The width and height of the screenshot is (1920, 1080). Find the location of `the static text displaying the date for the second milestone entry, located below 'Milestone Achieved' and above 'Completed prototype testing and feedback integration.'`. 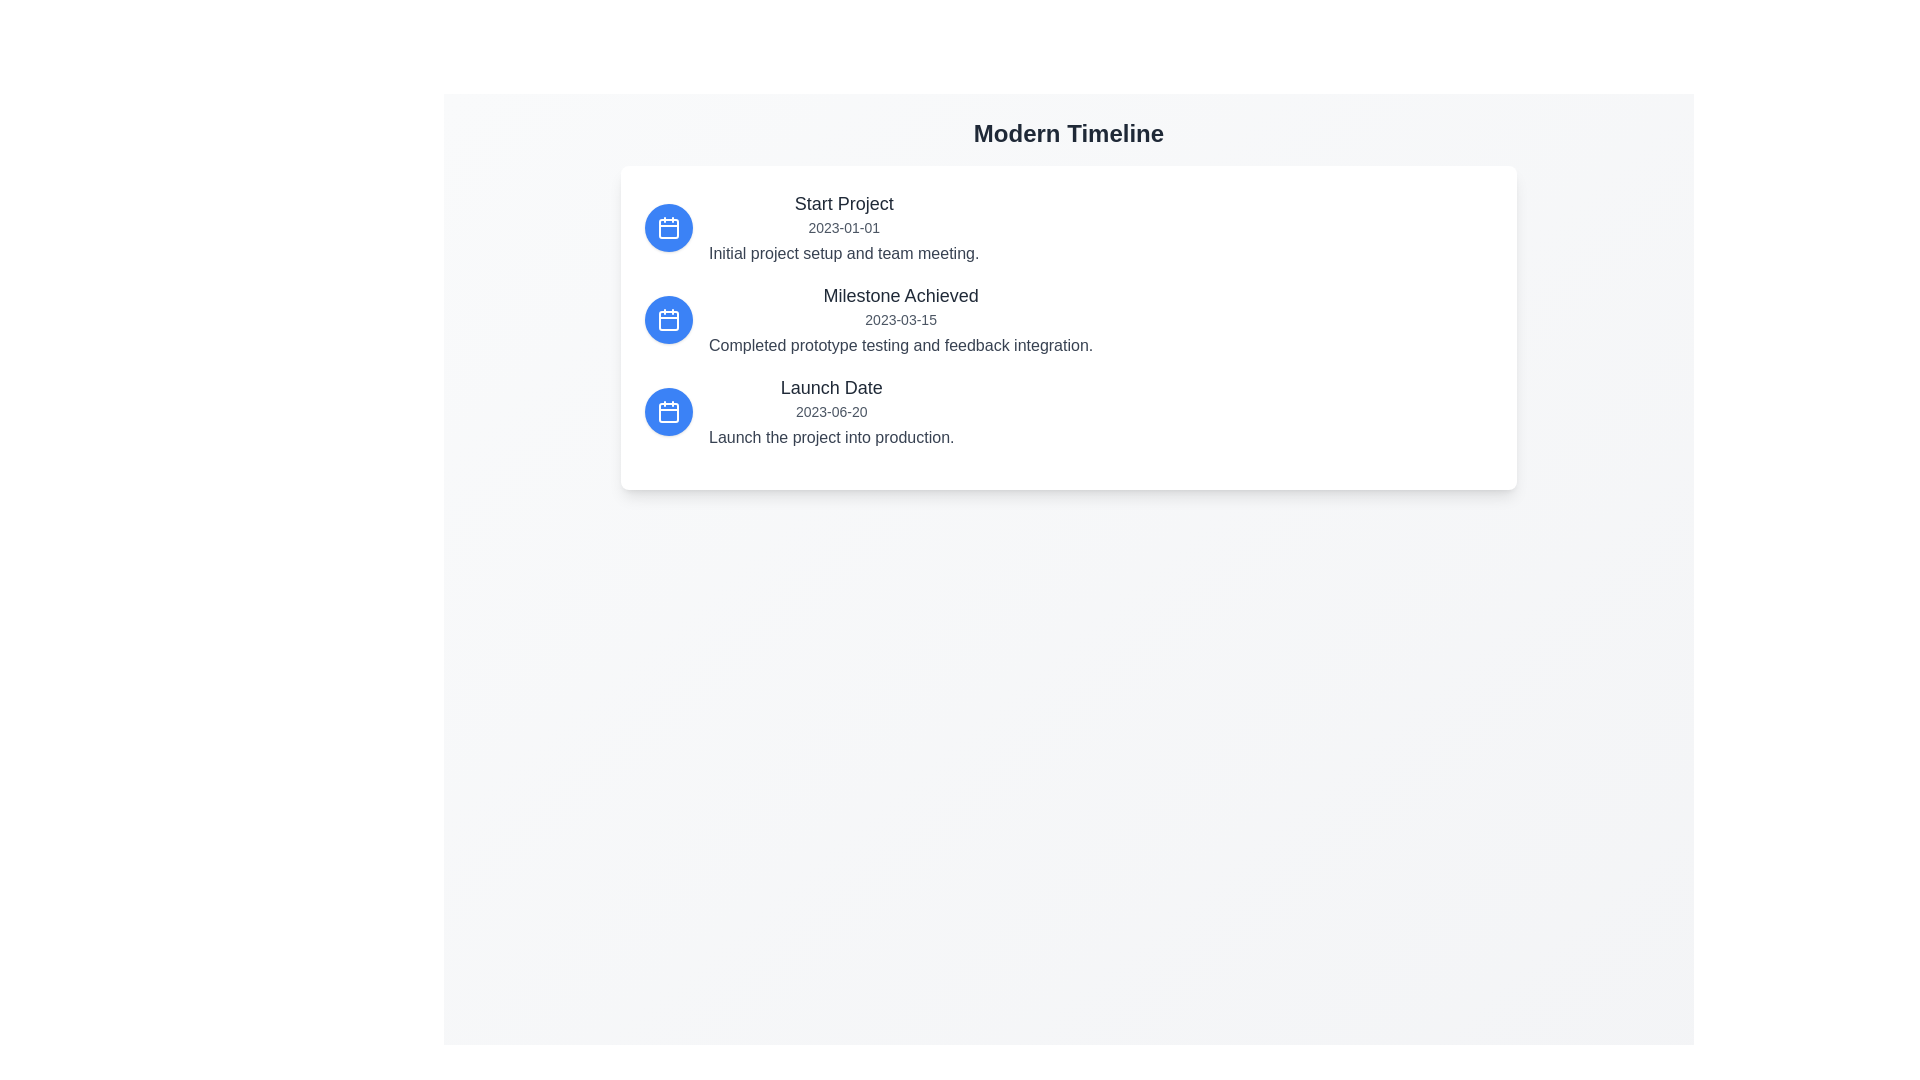

the static text displaying the date for the second milestone entry, located below 'Milestone Achieved' and above 'Completed prototype testing and feedback integration.' is located at coordinates (900, 319).